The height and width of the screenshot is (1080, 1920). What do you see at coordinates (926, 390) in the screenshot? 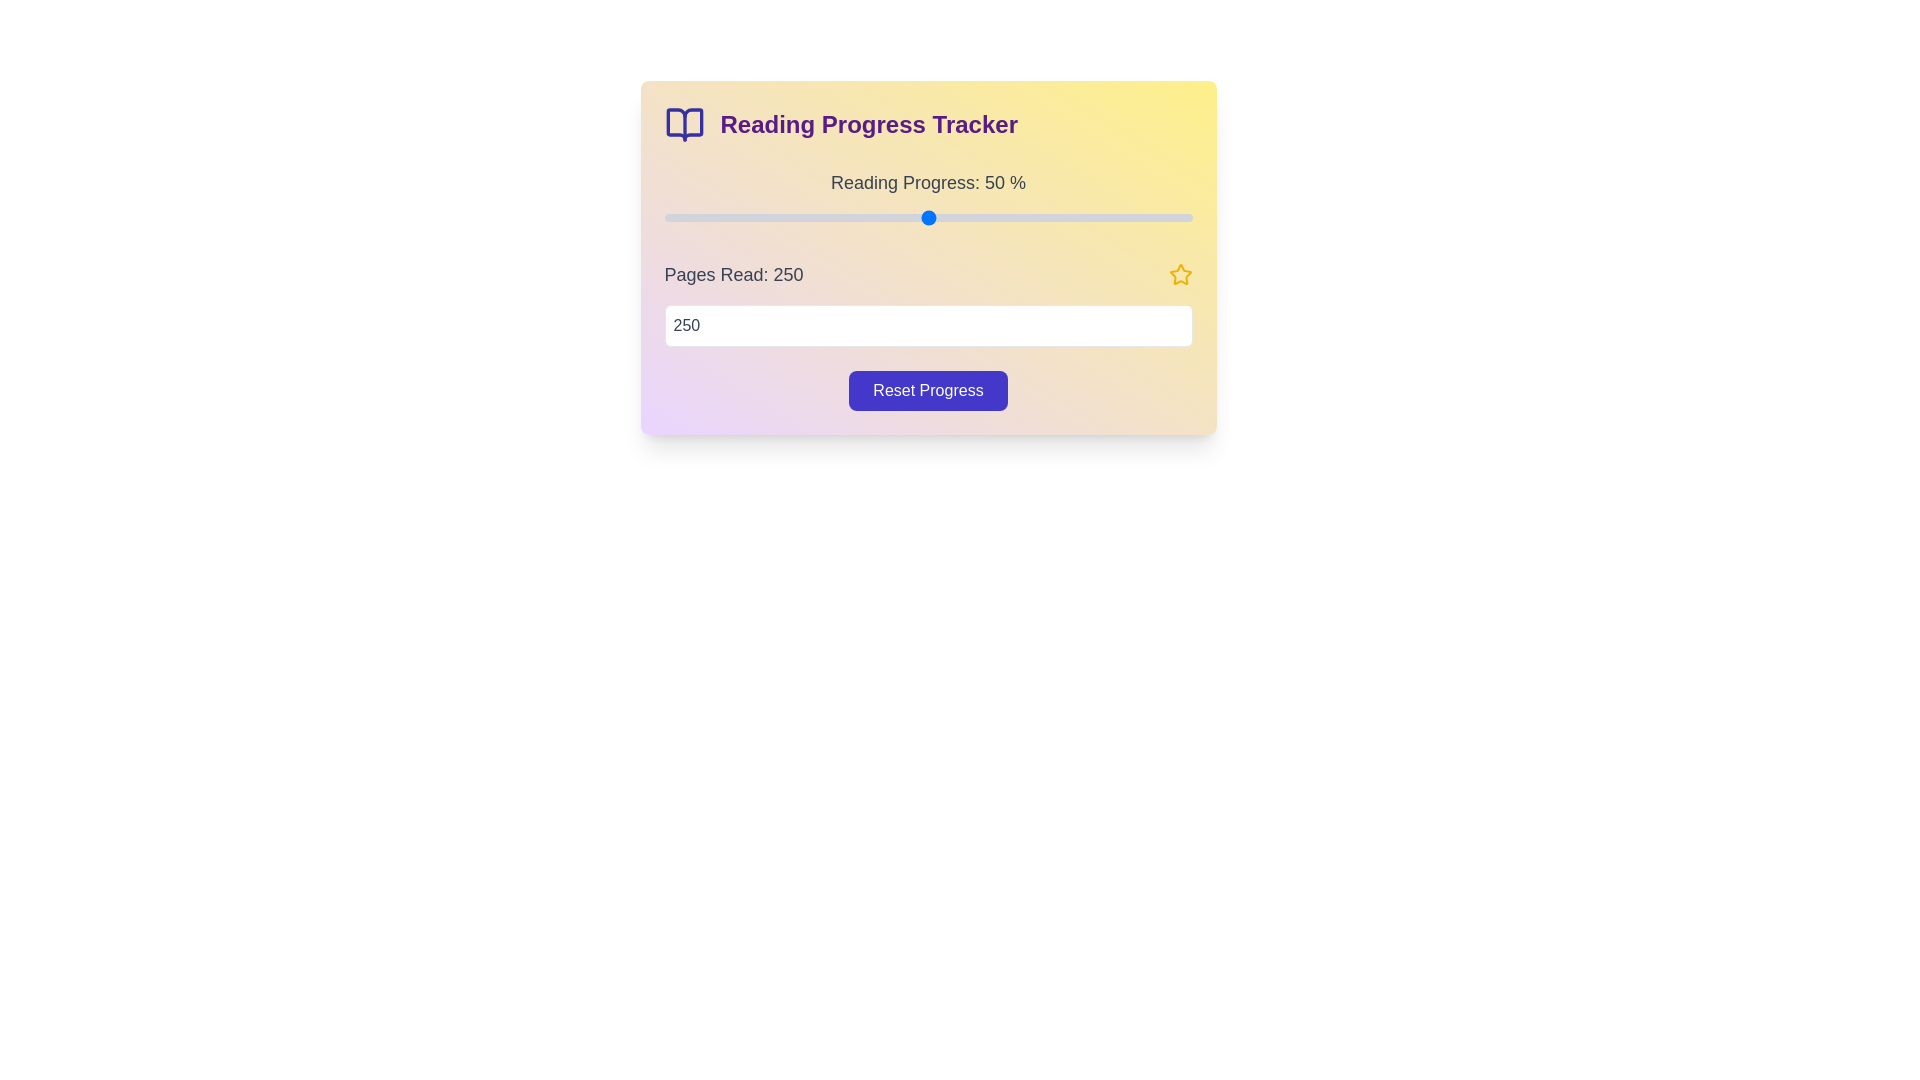
I see `the reset button to reset the progress and pages read` at bounding box center [926, 390].